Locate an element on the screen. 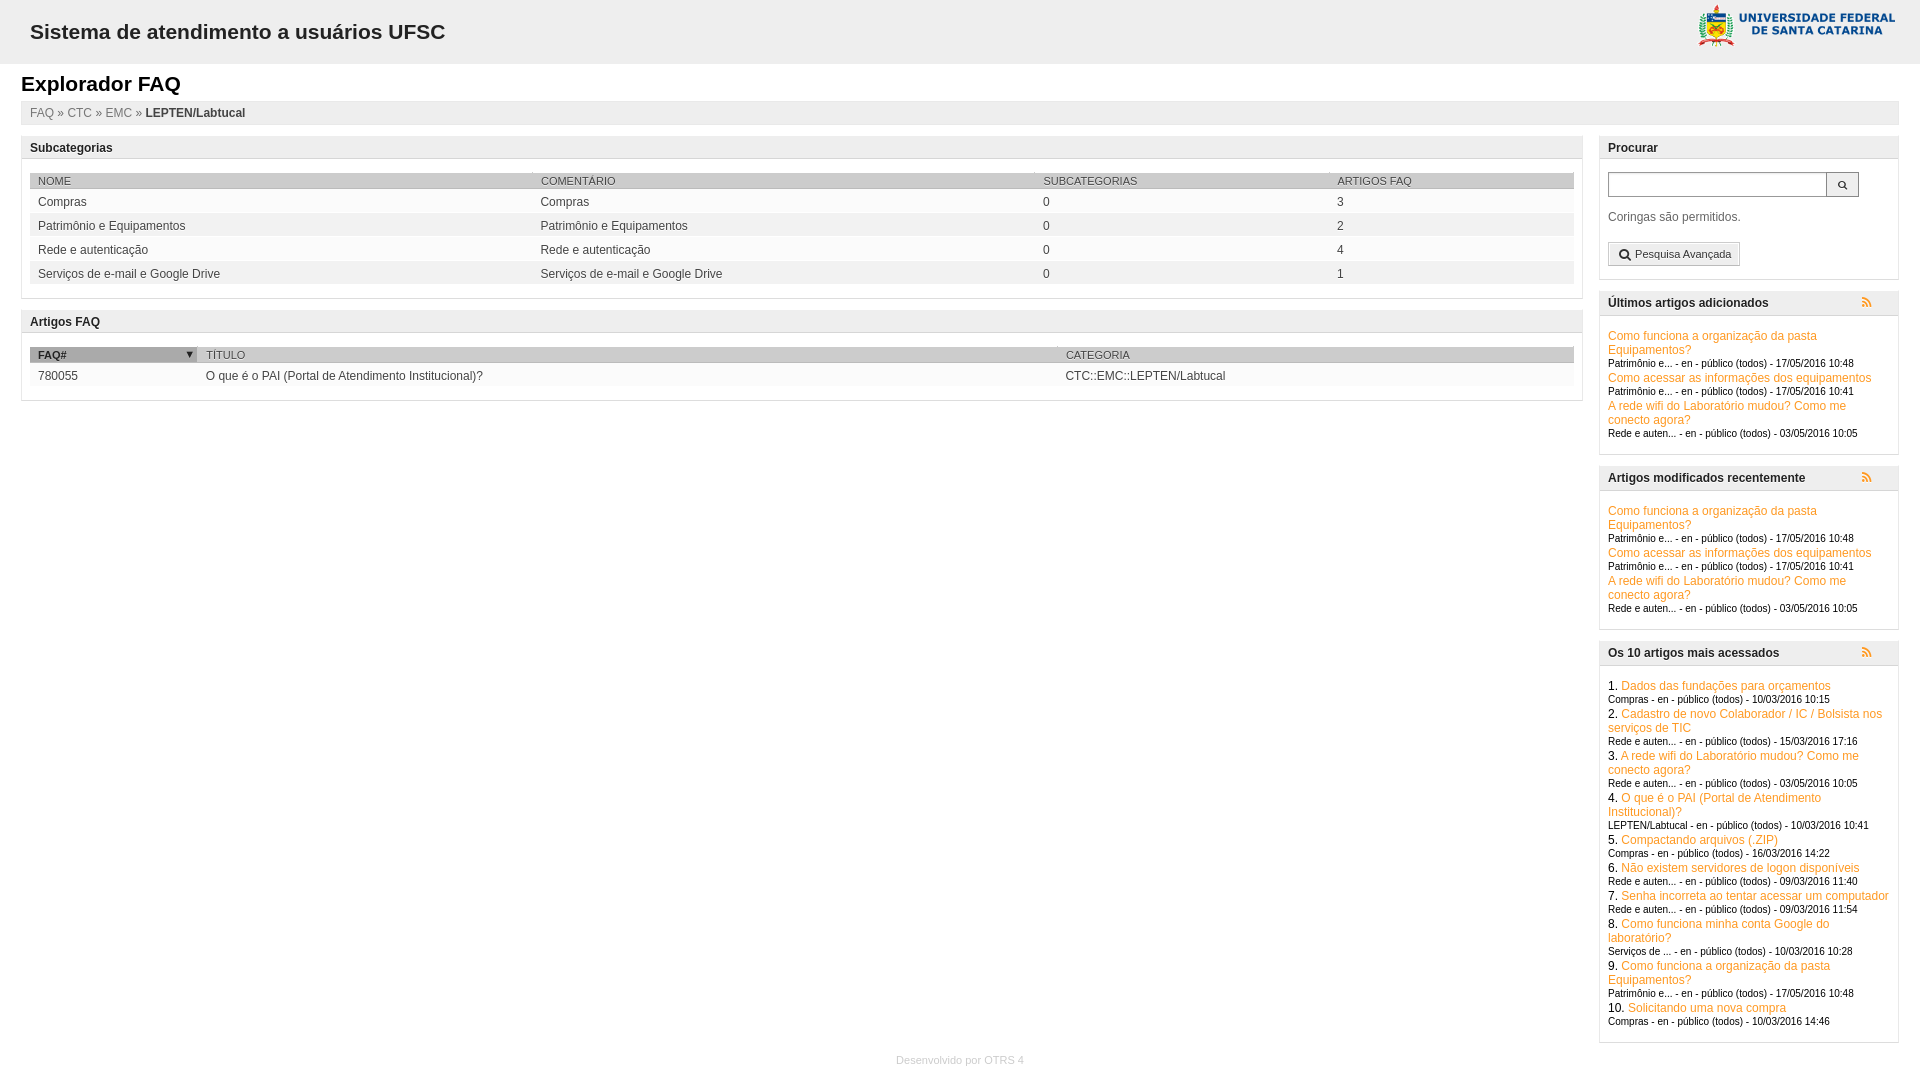 Image resolution: width=1920 pixels, height=1080 pixels. 'EMC' is located at coordinates (119, 112).